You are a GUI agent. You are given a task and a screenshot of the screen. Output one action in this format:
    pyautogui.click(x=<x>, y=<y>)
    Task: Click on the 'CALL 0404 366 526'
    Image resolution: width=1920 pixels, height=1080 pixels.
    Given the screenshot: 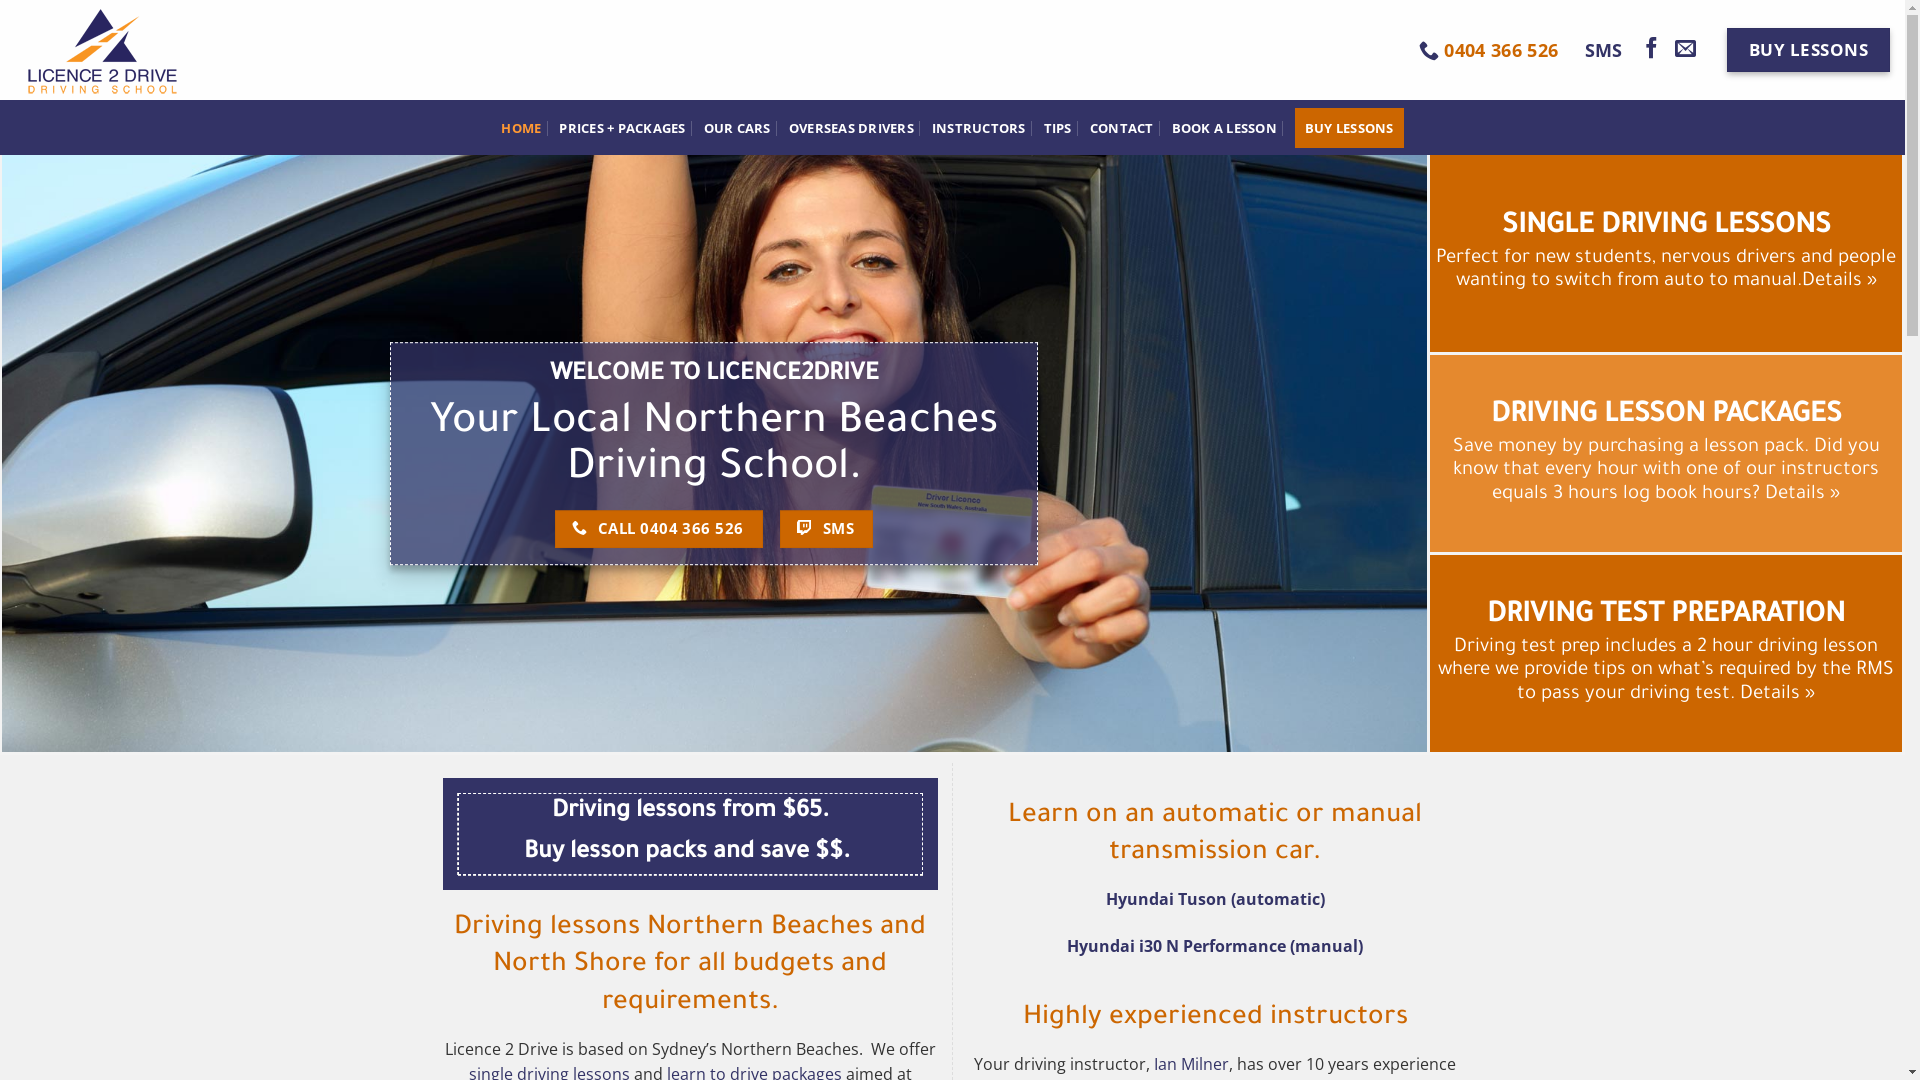 What is the action you would take?
    pyautogui.click(x=658, y=527)
    